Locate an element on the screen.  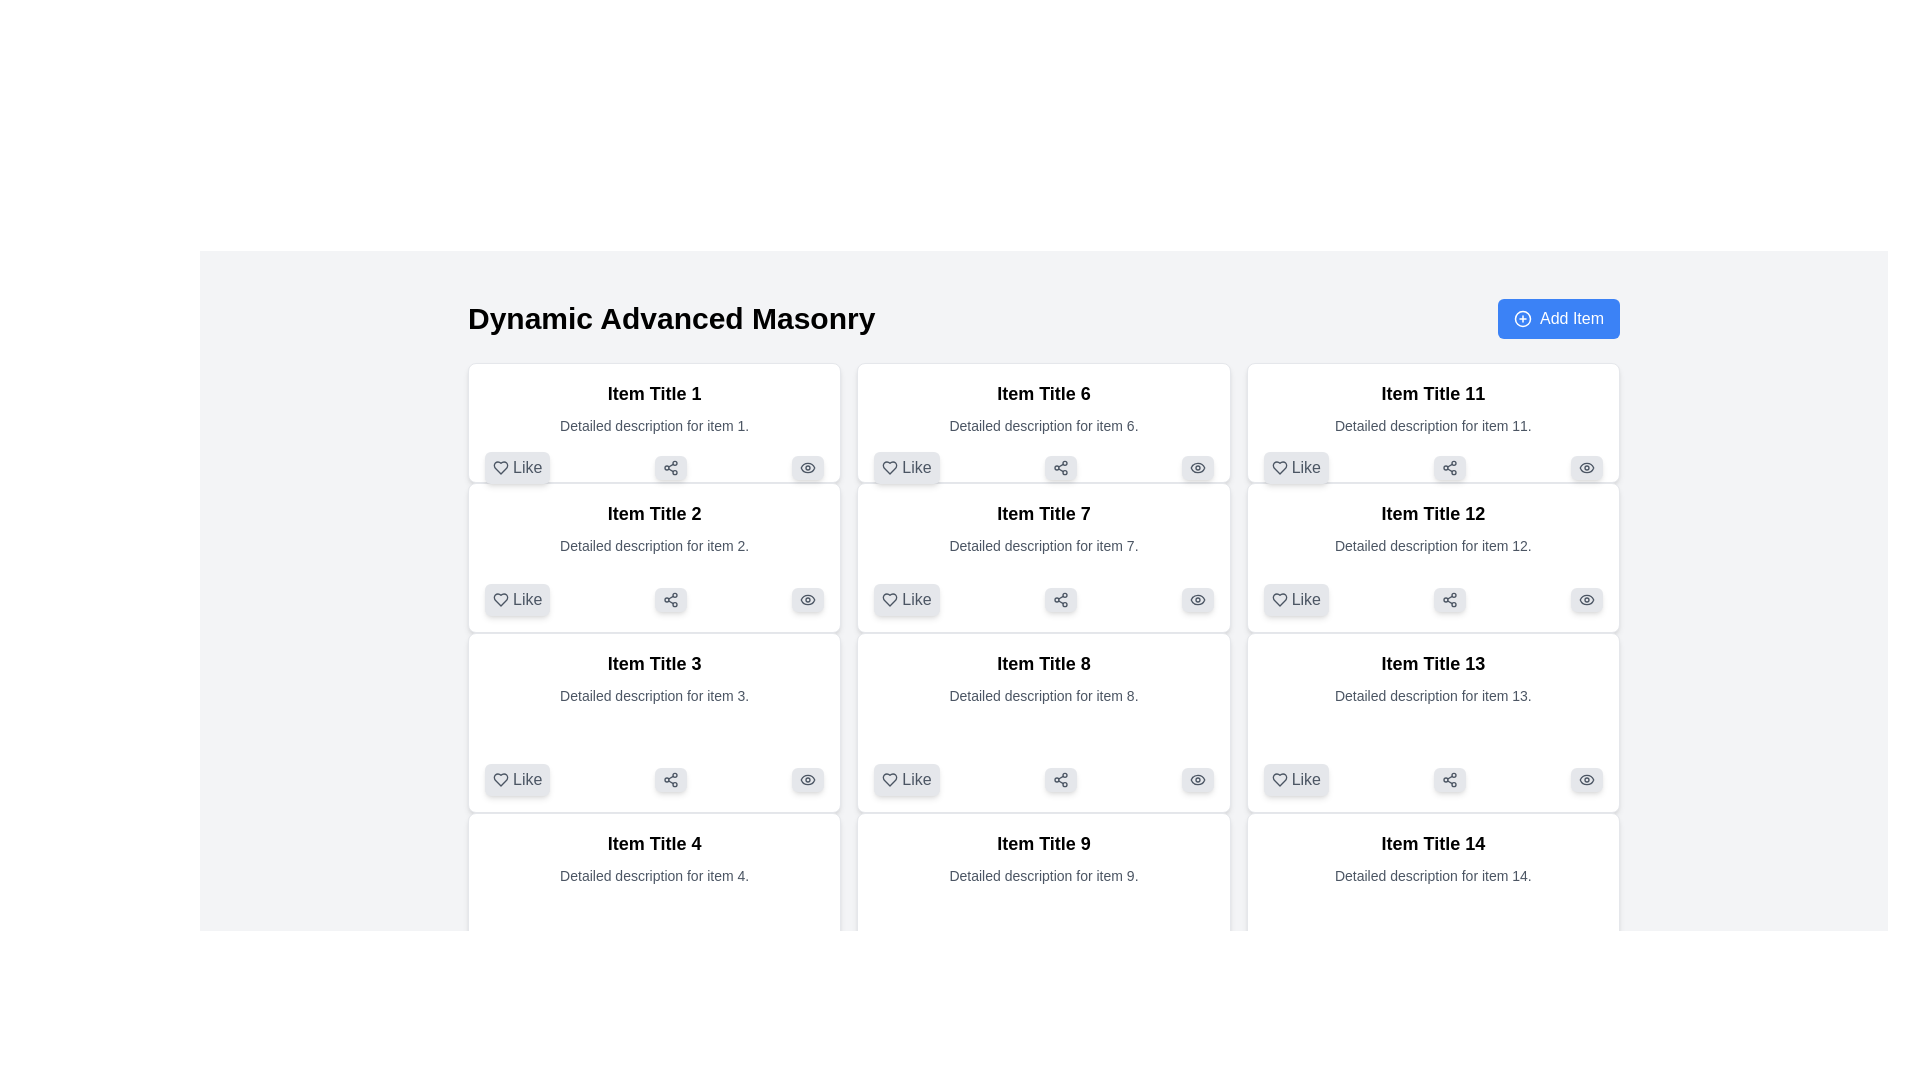
the 'like' button located in the bottom-left corner of the card for 'Item Title 1' to express a like for the content is located at coordinates (517, 467).